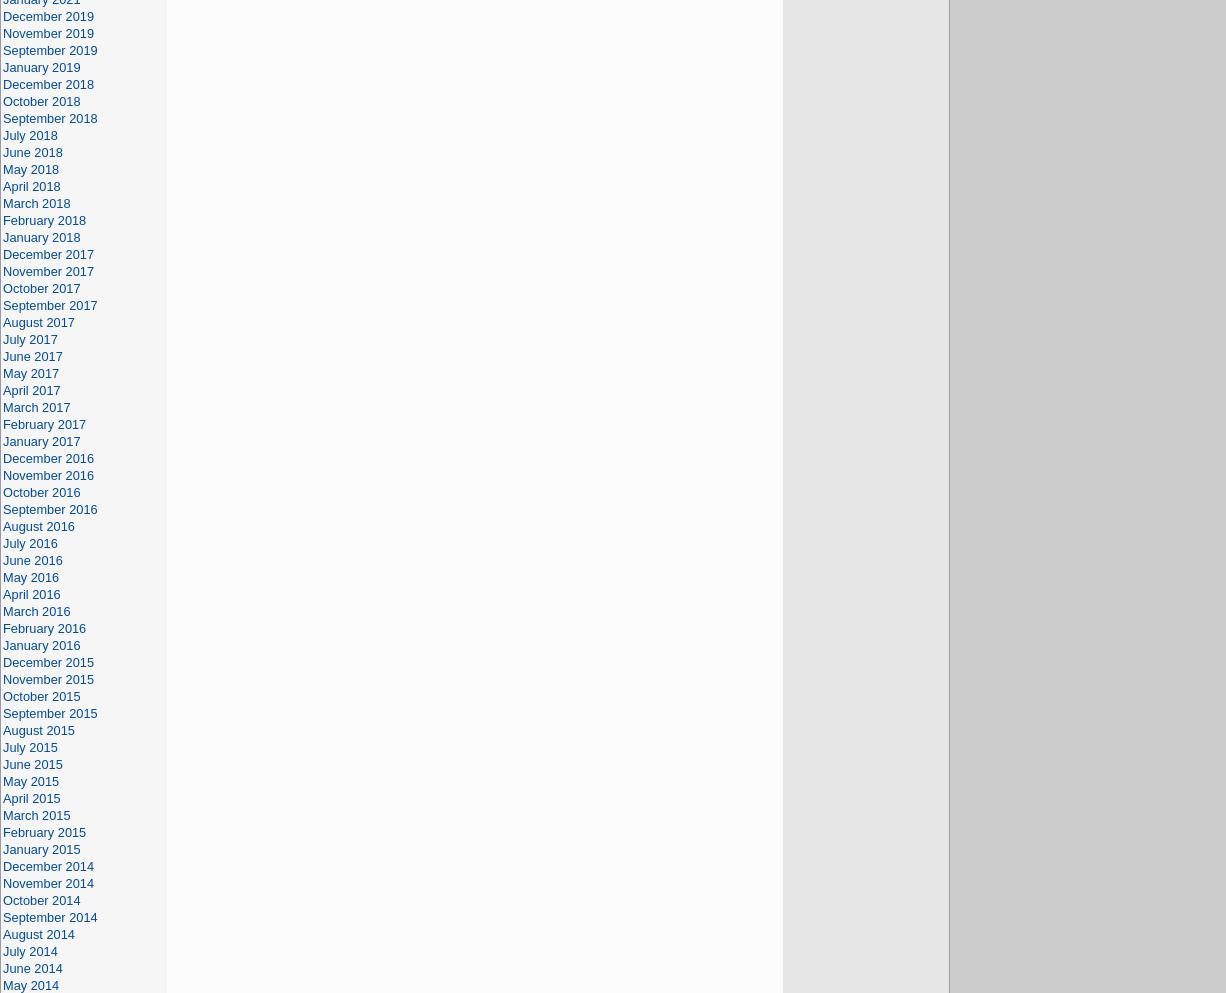 This screenshot has width=1226, height=993. What do you see at coordinates (30, 747) in the screenshot?
I see `'July 2015'` at bounding box center [30, 747].